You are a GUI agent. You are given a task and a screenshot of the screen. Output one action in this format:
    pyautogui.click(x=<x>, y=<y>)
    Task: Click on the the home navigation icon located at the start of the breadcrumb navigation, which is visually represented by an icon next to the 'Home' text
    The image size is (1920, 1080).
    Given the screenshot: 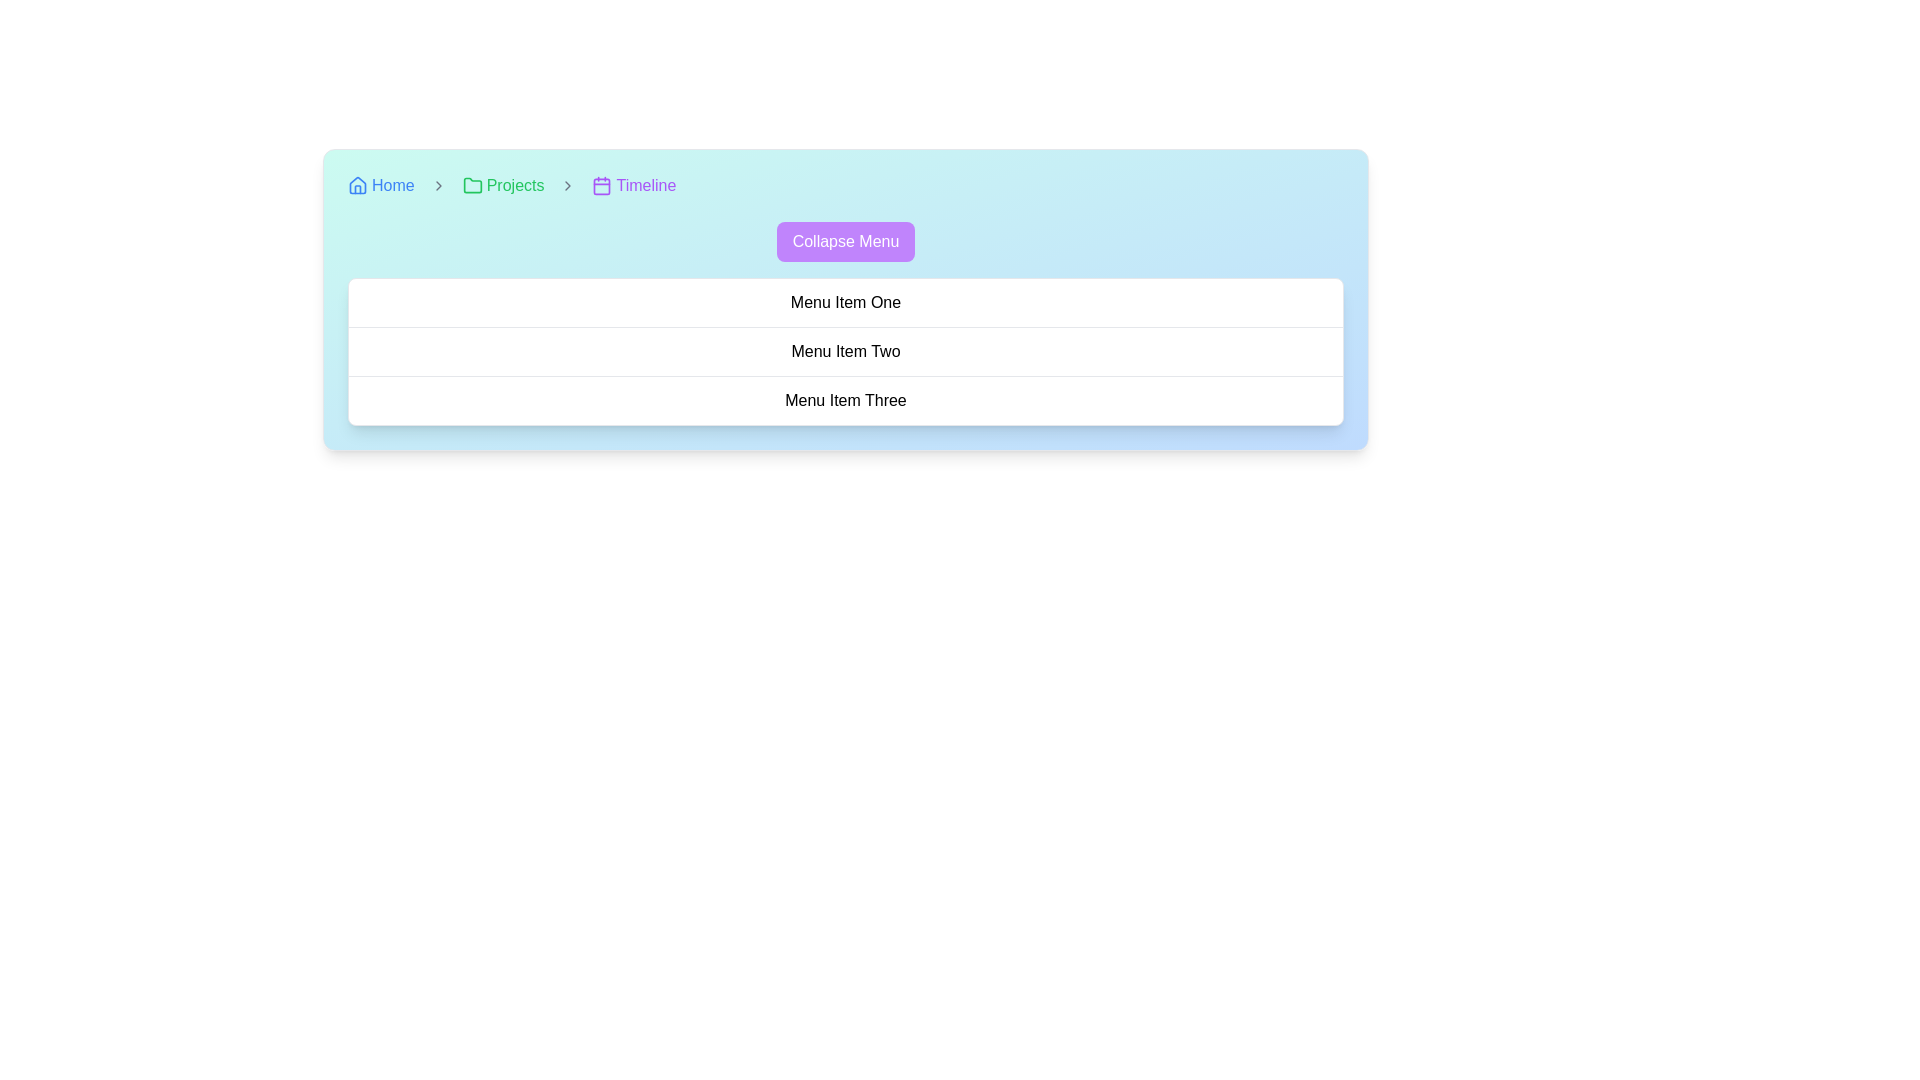 What is the action you would take?
    pyautogui.click(x=358, y=185)
    